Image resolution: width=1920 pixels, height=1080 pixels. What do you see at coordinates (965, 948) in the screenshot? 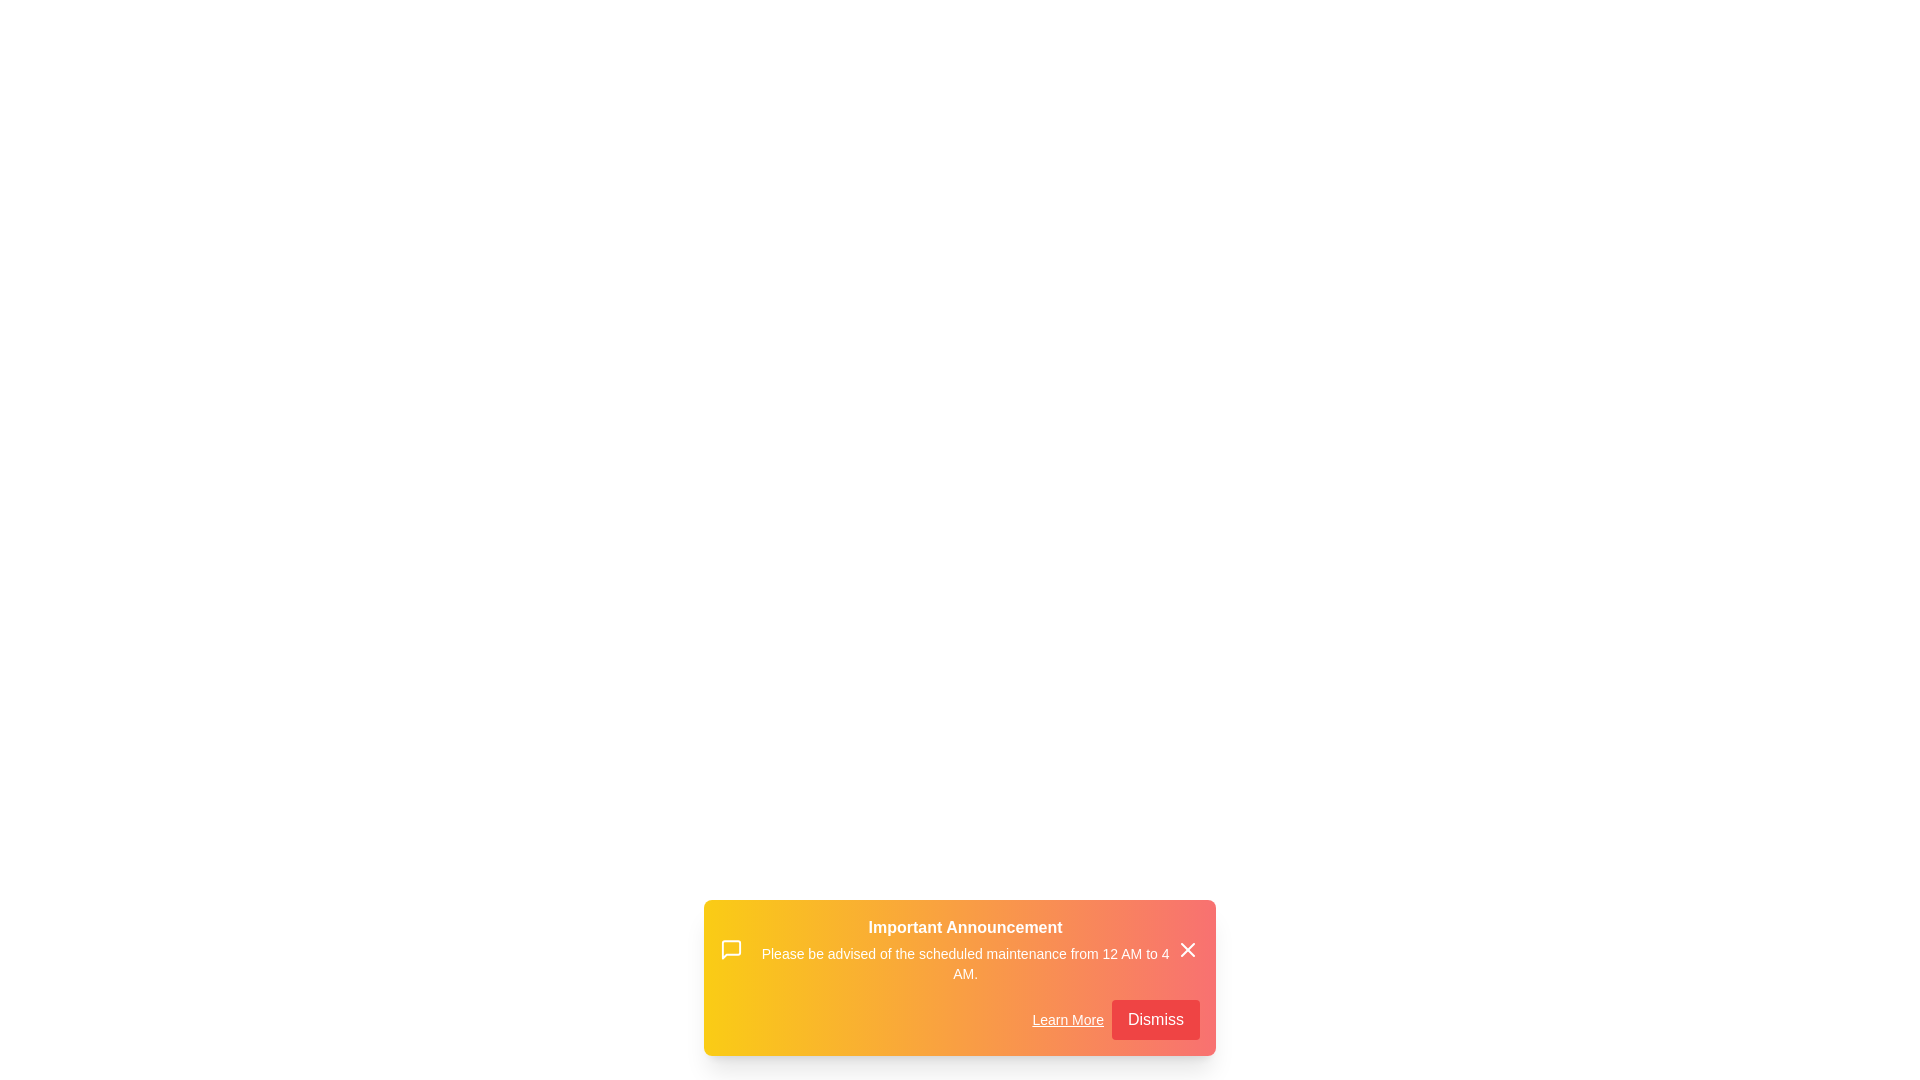
I see `the Text Block displaying 'Important Announcement' with a gradient background to read the message about scheduled maintenance` at bounding box center [965, 948].